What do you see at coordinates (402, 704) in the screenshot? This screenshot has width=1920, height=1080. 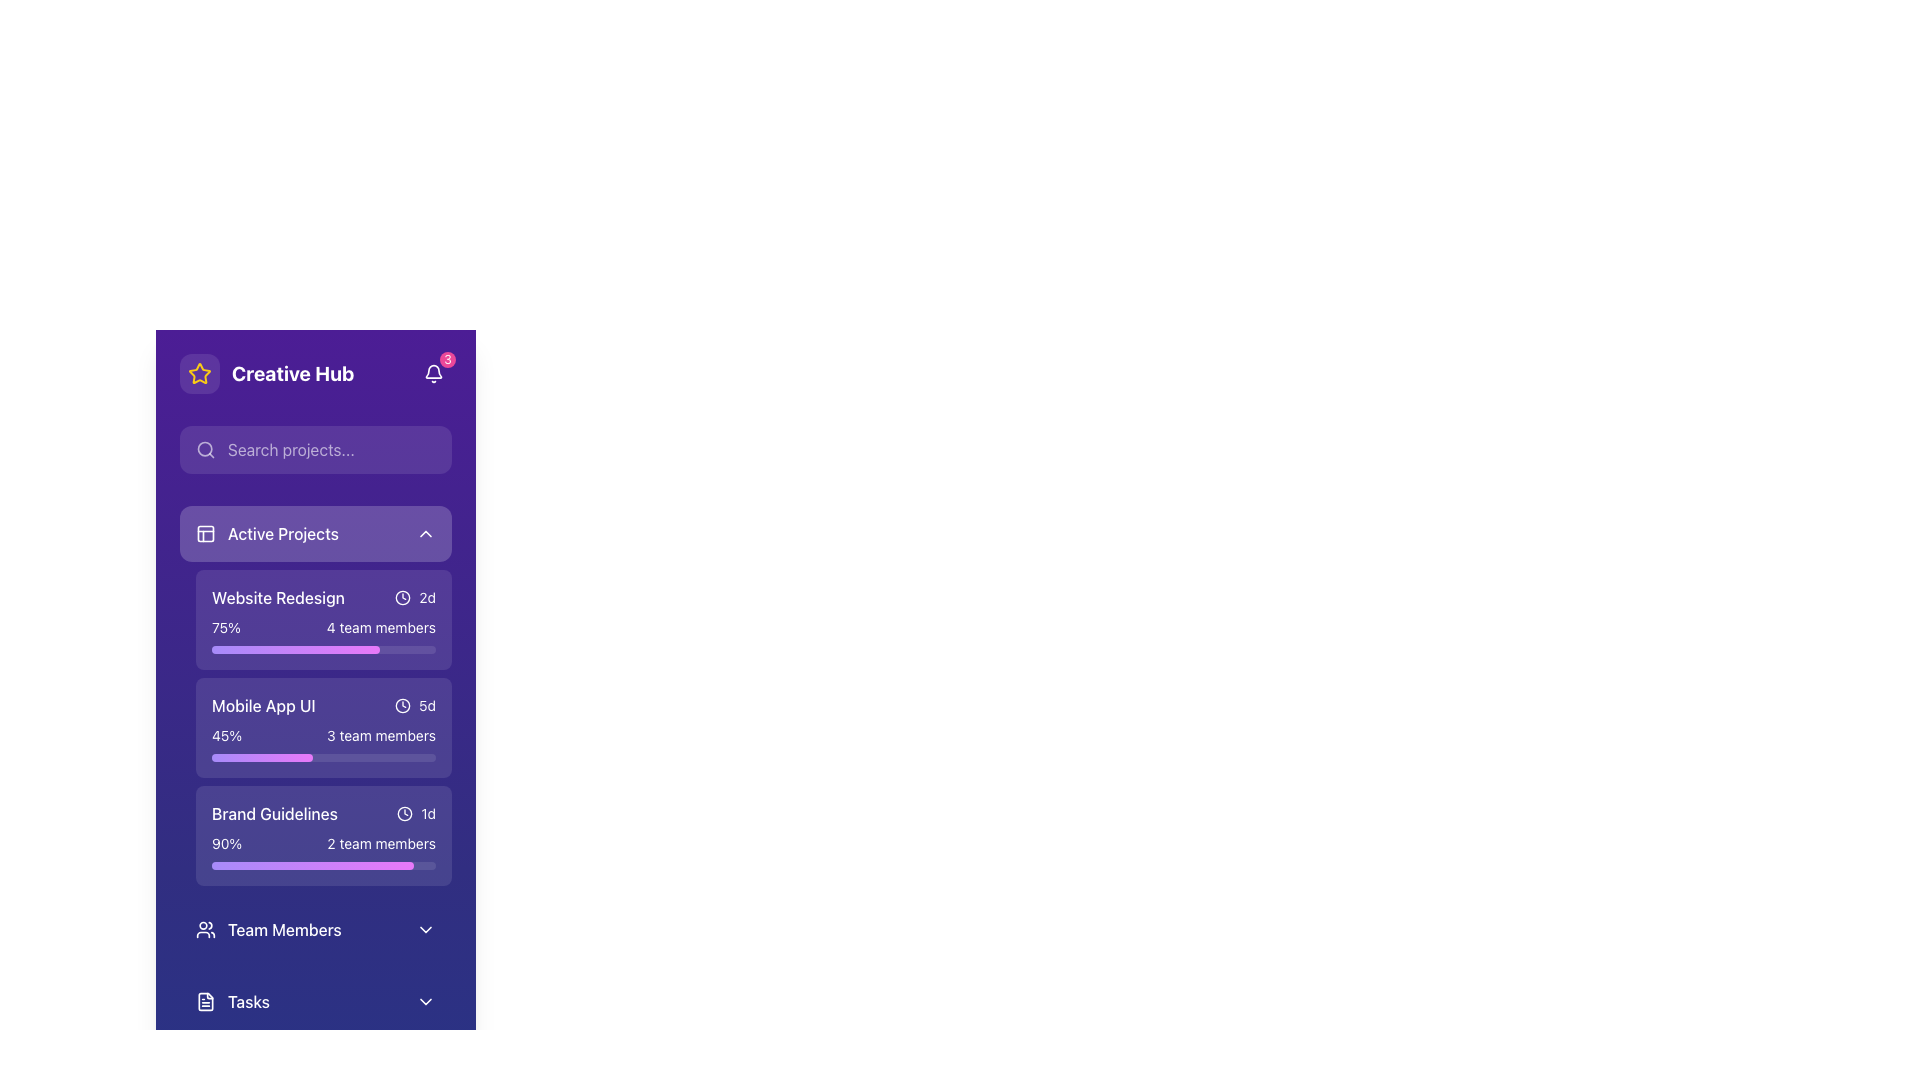 I see `the clock icon in the 'Mobile App UI' item within the 'Active Projects' list, which features a minimalist design and is positioned near the time label` at bounding box center [402, 704].